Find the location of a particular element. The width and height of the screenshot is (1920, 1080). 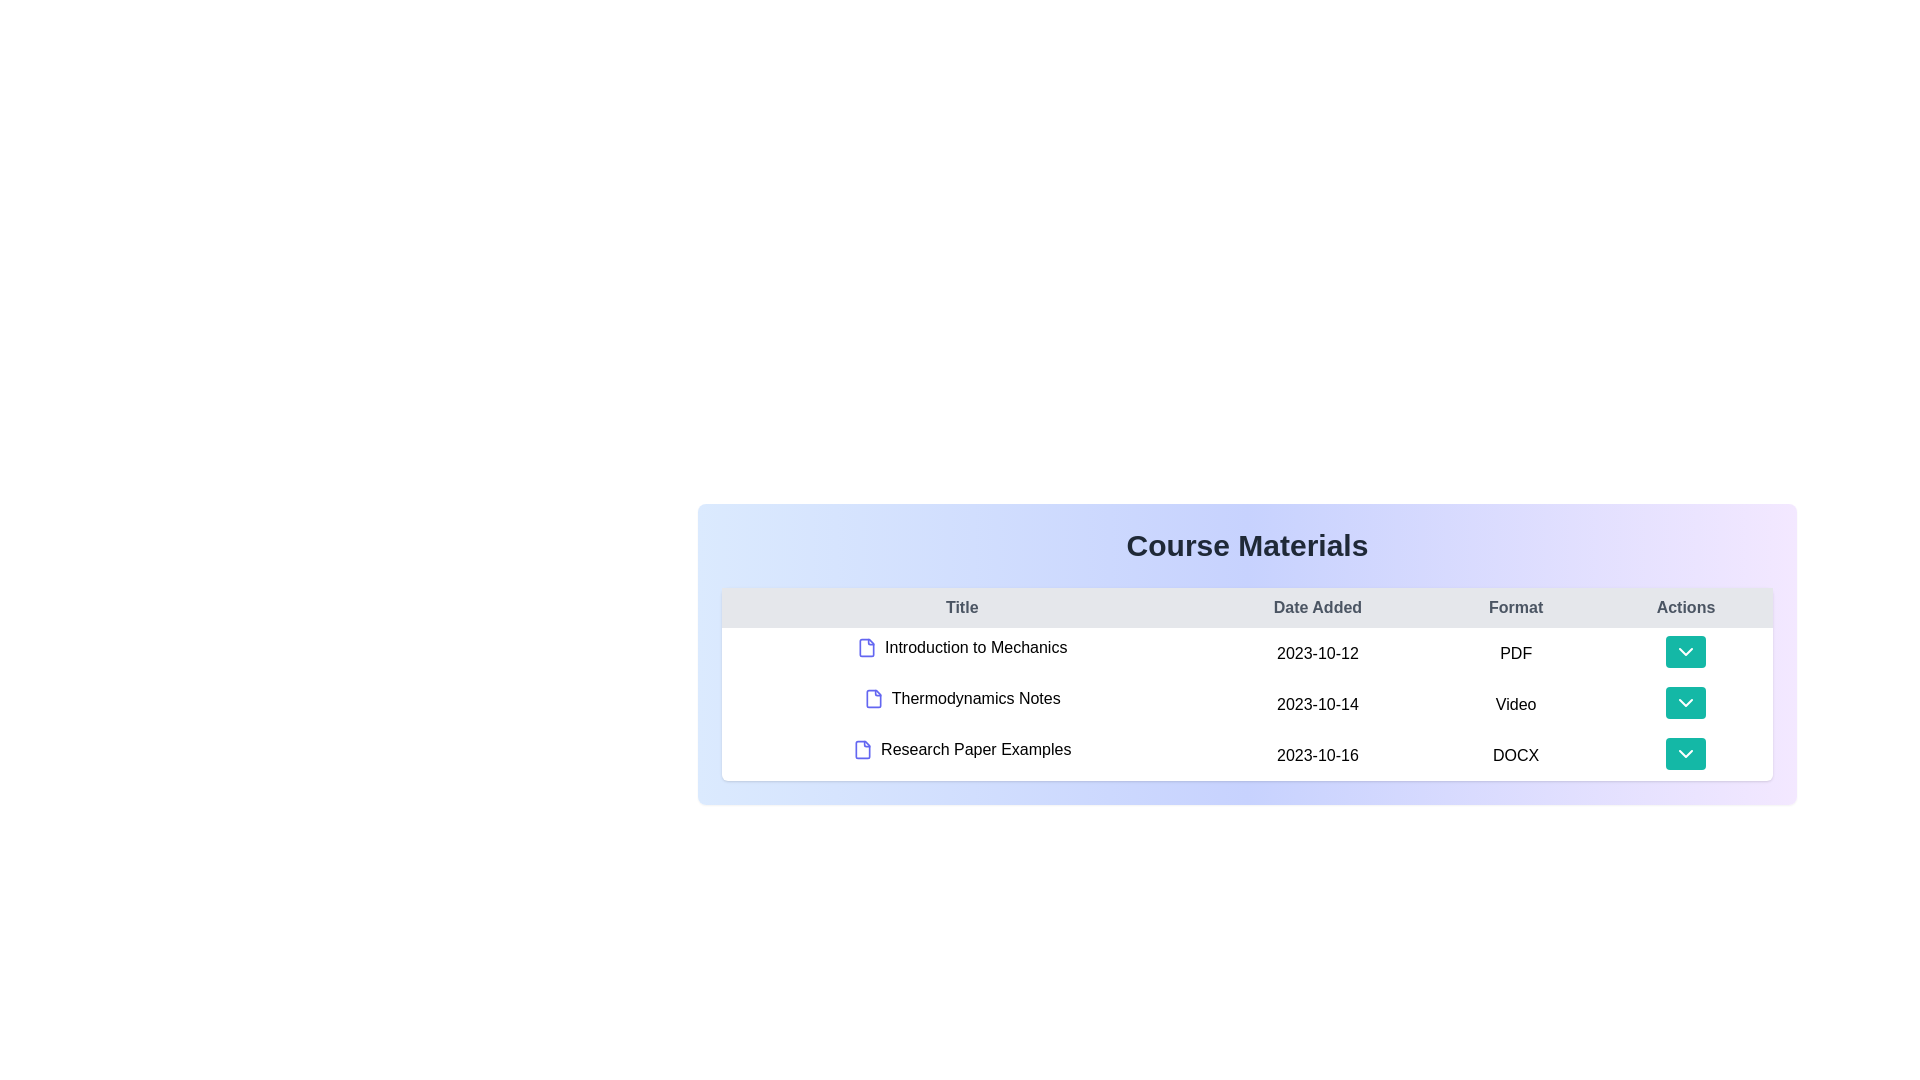

the dropdown trigger button for 'Research Paper Examples' in the 'Actions' column of the last row in the 'Course Materials' table is located at coordinates (1684, 753).